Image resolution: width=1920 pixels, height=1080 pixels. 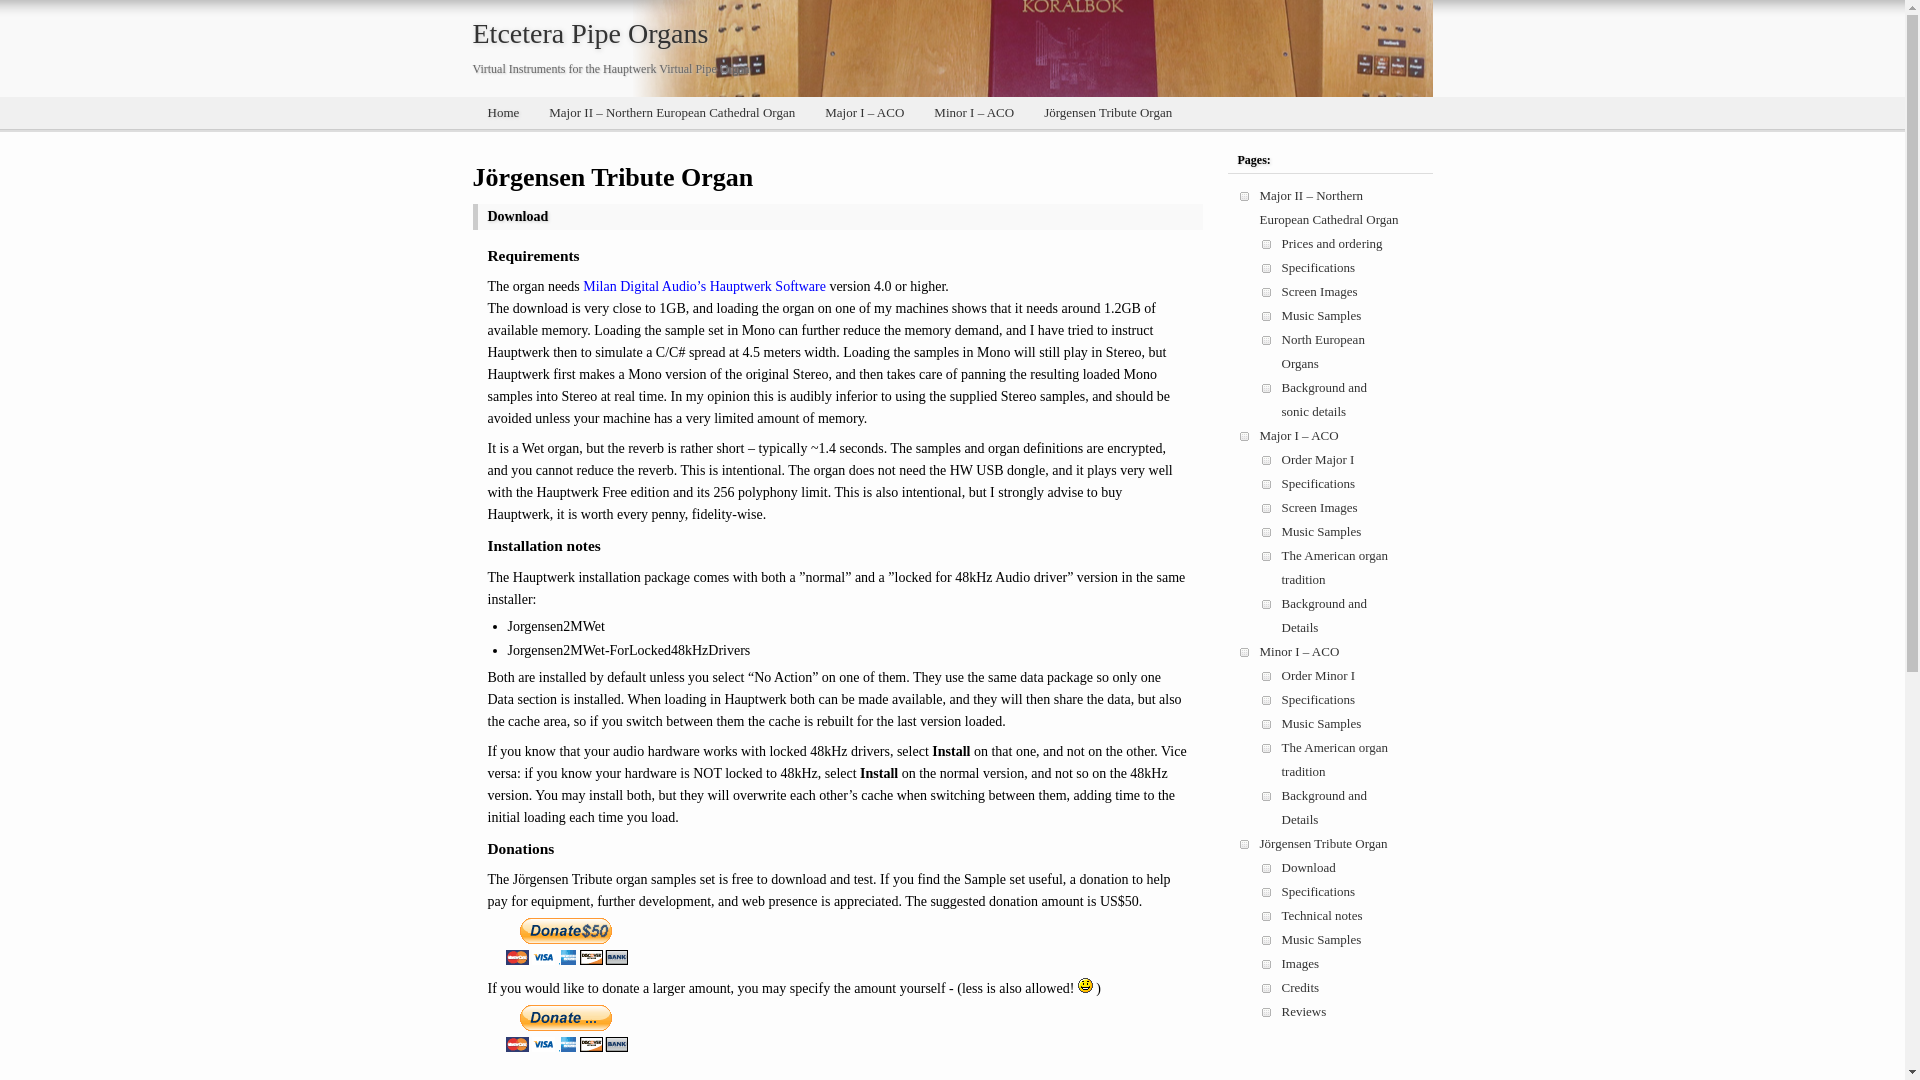 I want to click on 'Specifications', so click(x=1319, y=698).